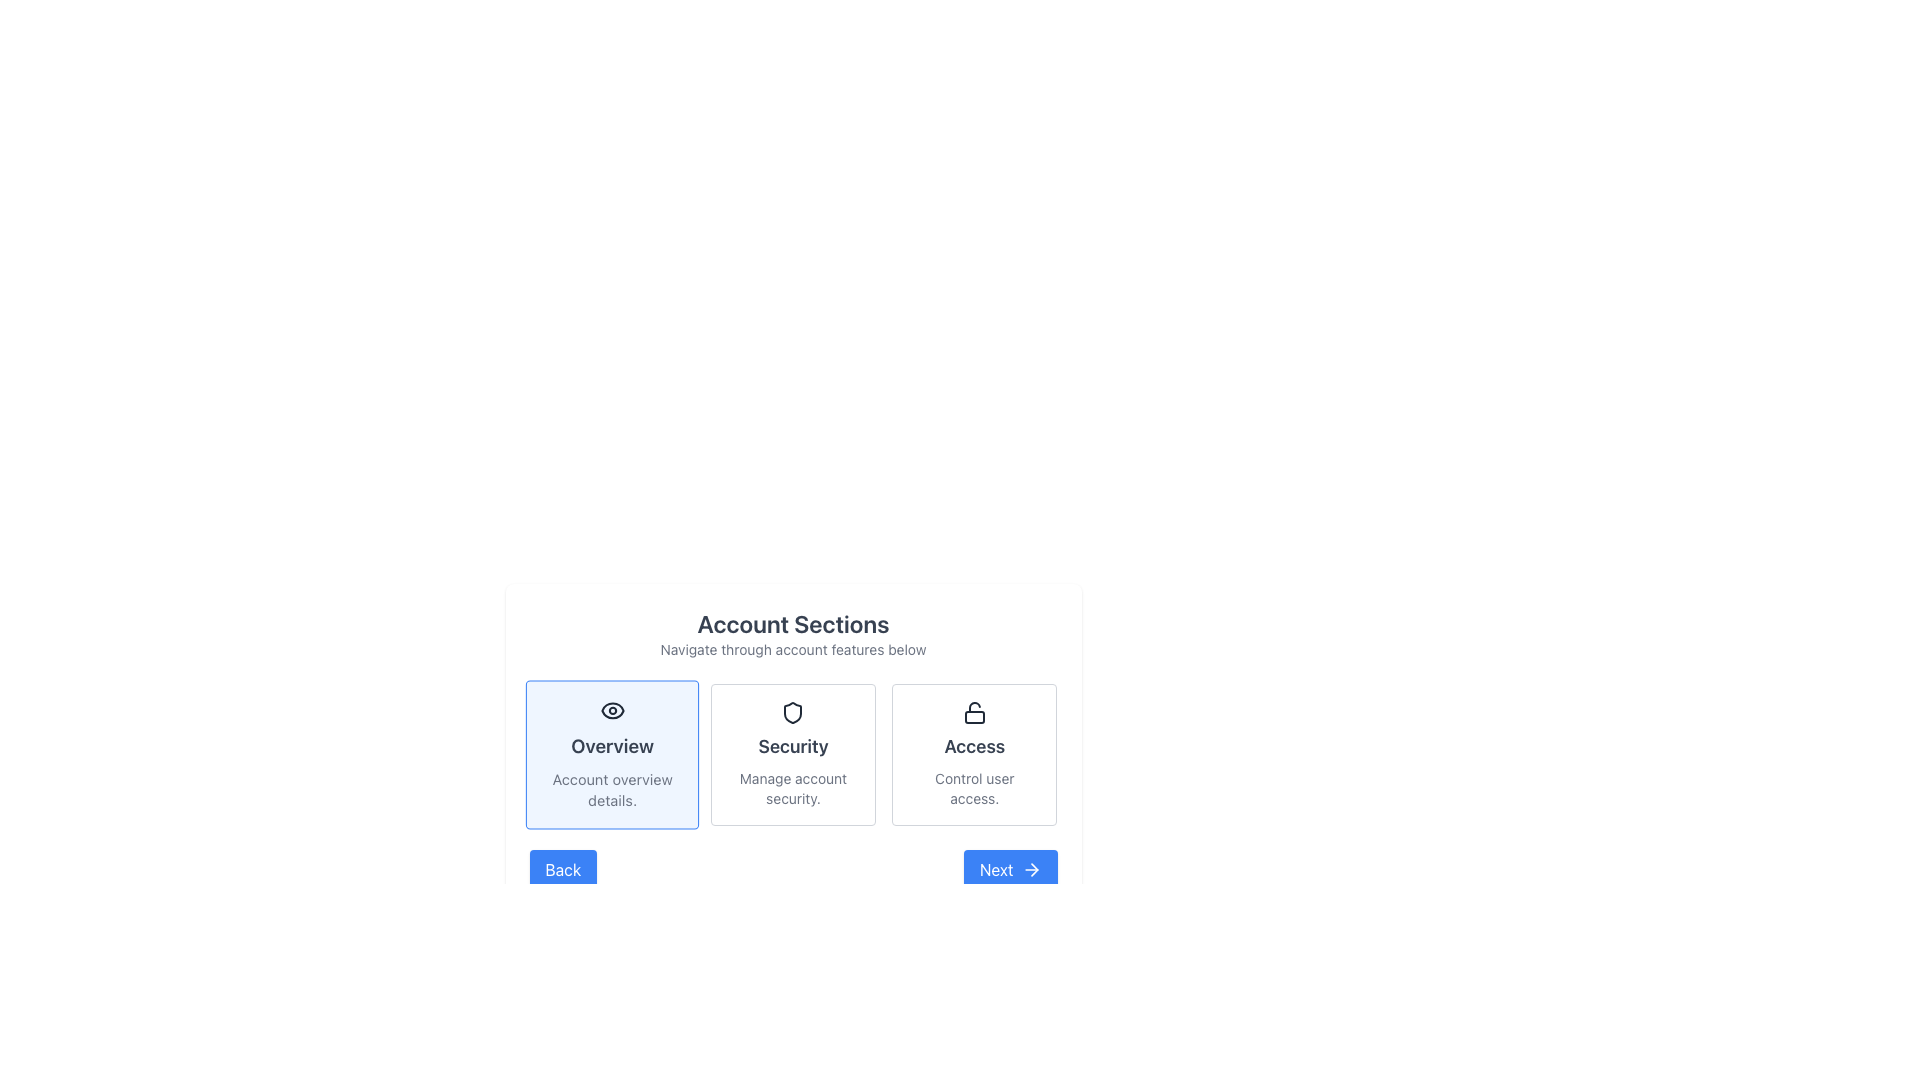  What do you see at coordinates (974, 755) in the screenshot?
I see `the third interactive informational card in the 'Account Sections' area` at bounding box center [974, 755].